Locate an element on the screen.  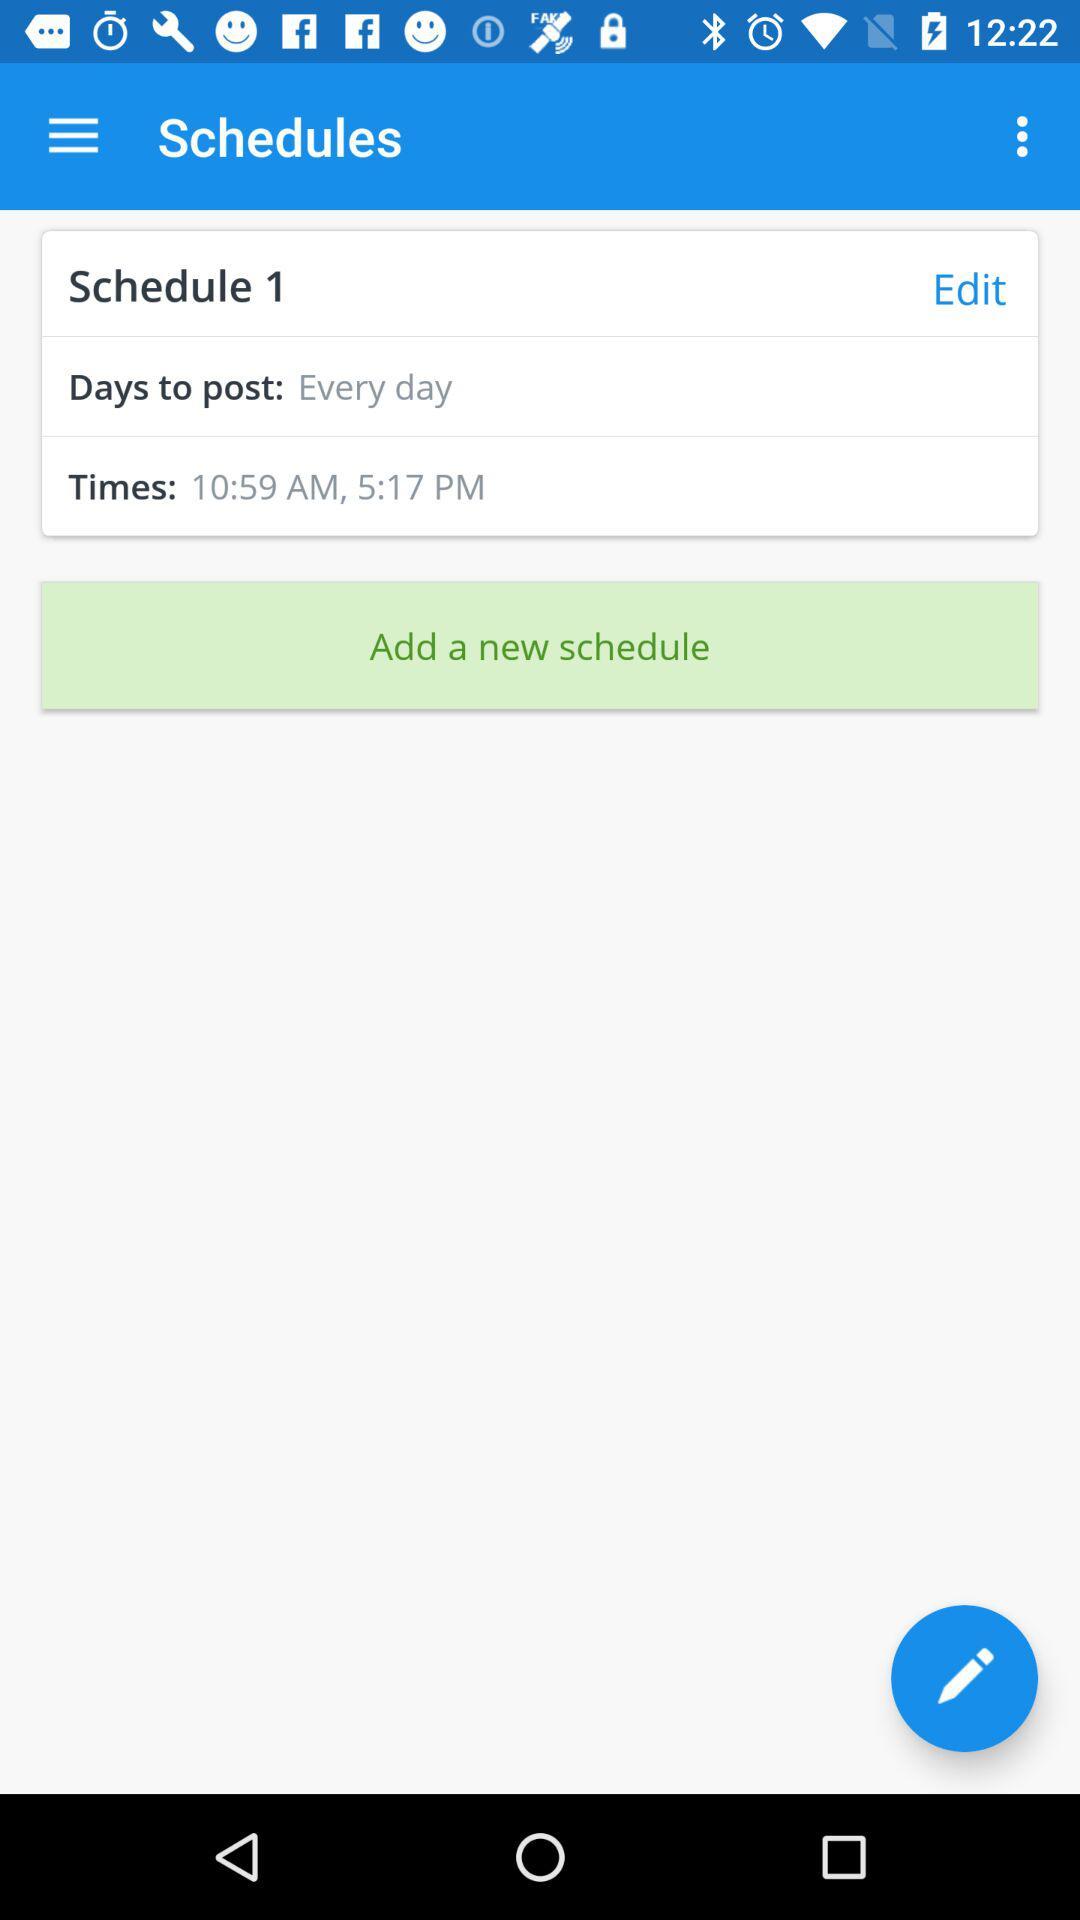
the days to post: icon is located at coordinates (168, 386).